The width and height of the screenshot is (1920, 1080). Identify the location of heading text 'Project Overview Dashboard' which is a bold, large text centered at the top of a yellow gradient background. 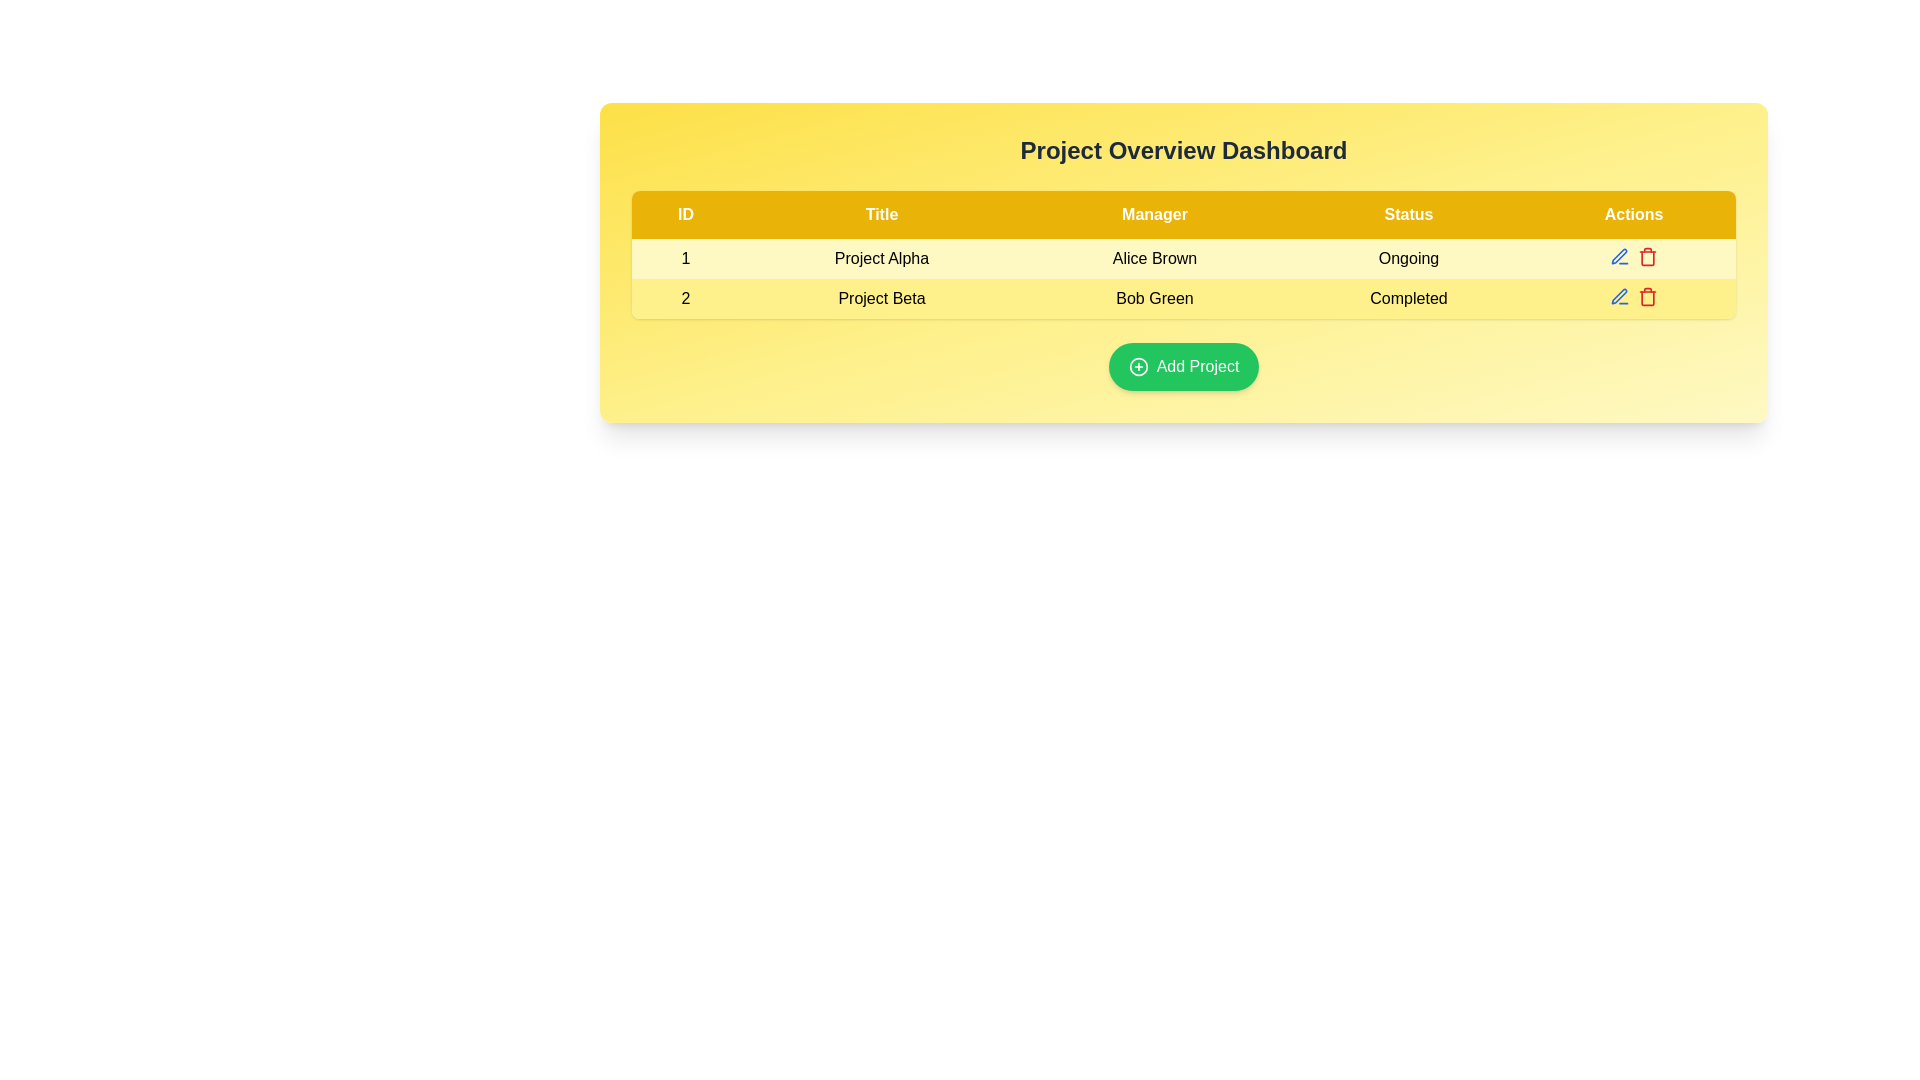
(1184, 149).